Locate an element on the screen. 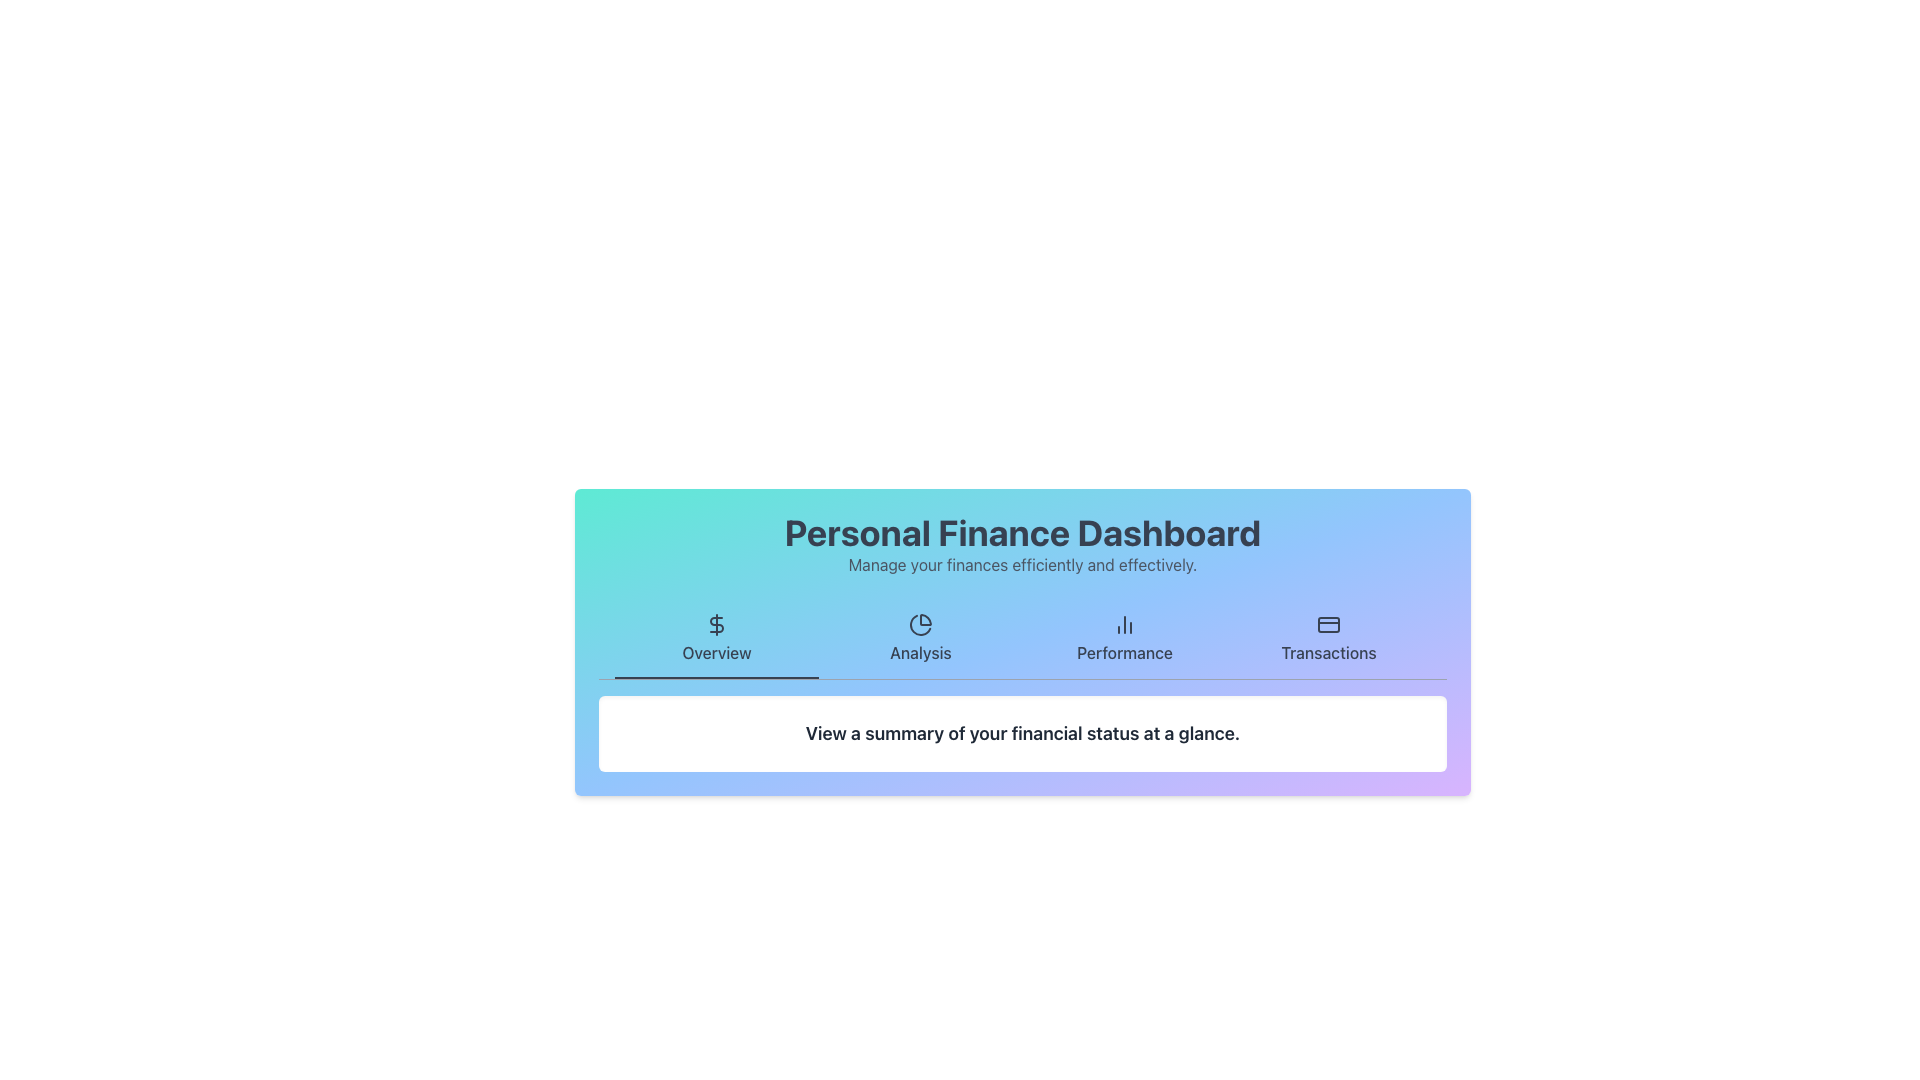 The height and width of the screenshot is (1080, 1920). the informational caption text block that summarizes the financial overview on the dashboard, located below the navigational tabs is located at coordinates (1022, 733).